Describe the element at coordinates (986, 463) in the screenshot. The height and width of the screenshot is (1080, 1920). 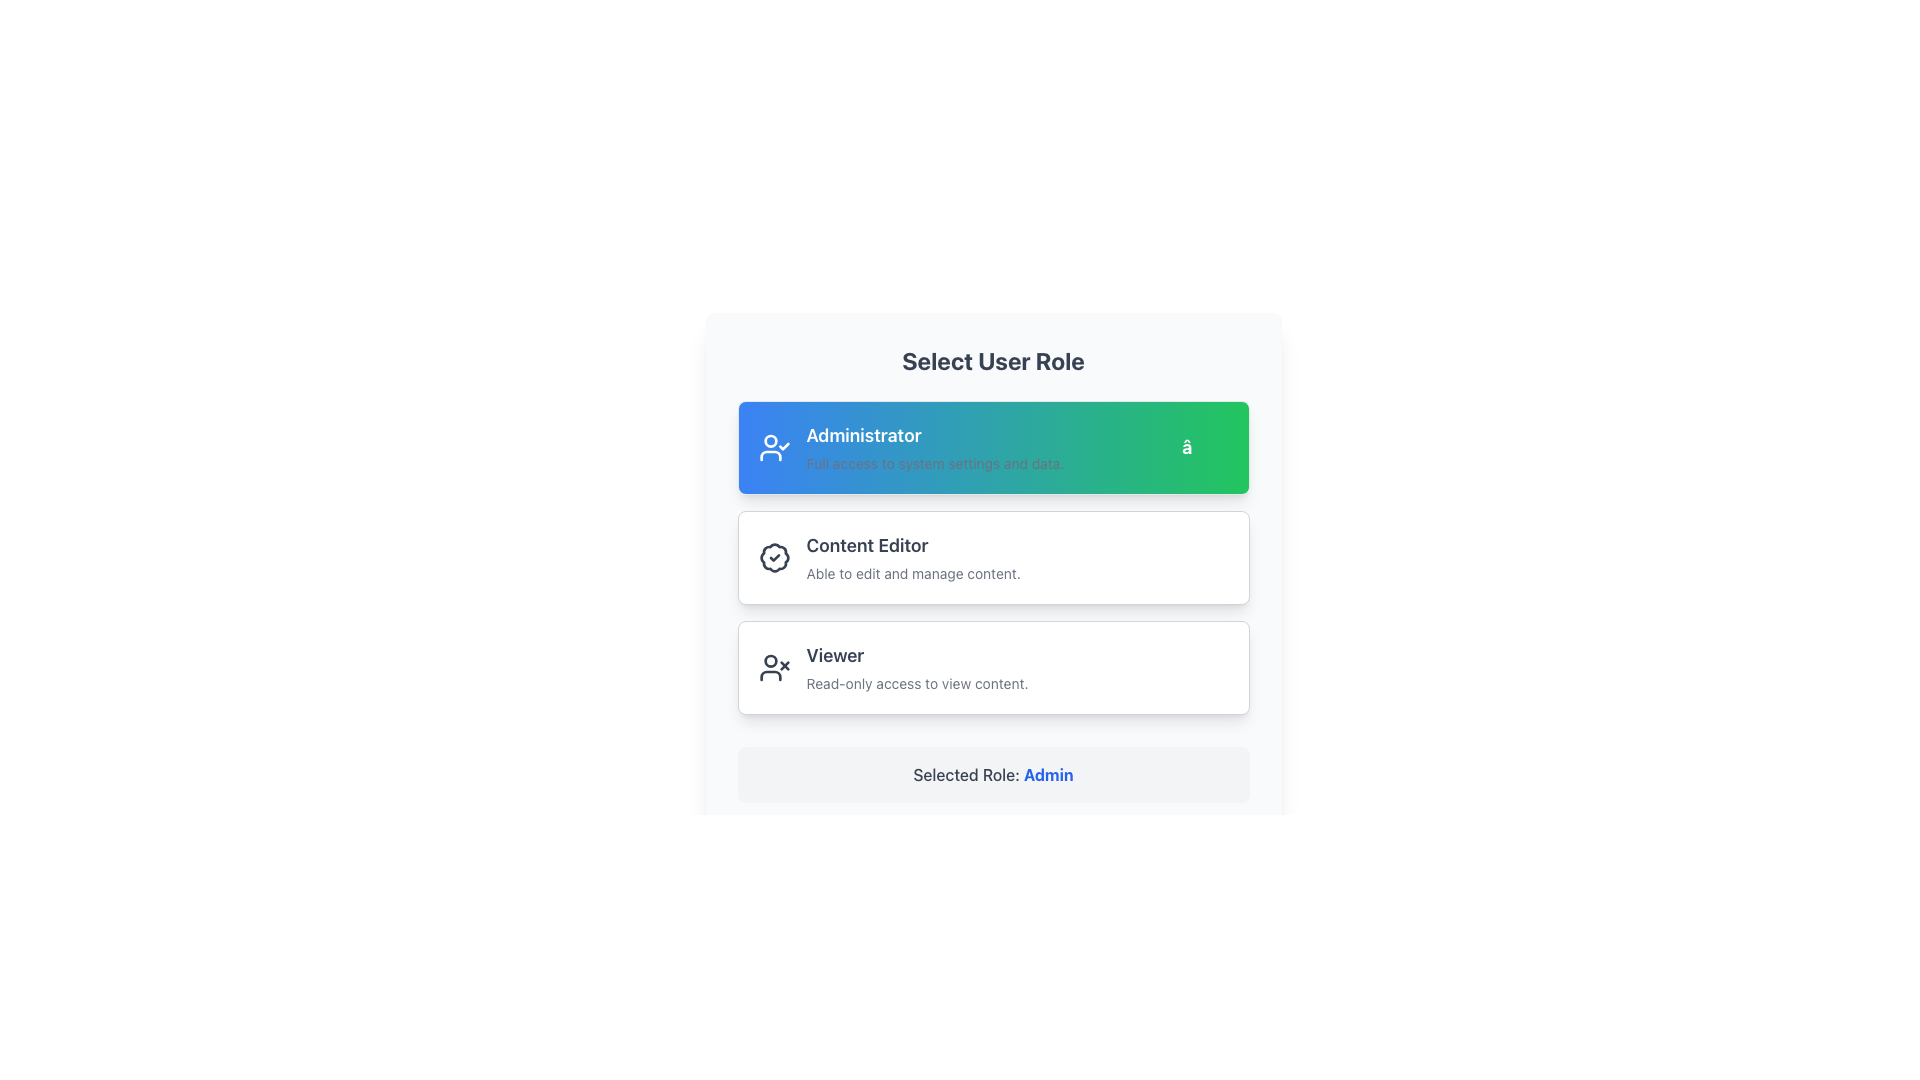
I see `text element that states 'Full access to system settings and data.' which is styled in a small gray font and positioned below the 'Administrator' heading` at that location.